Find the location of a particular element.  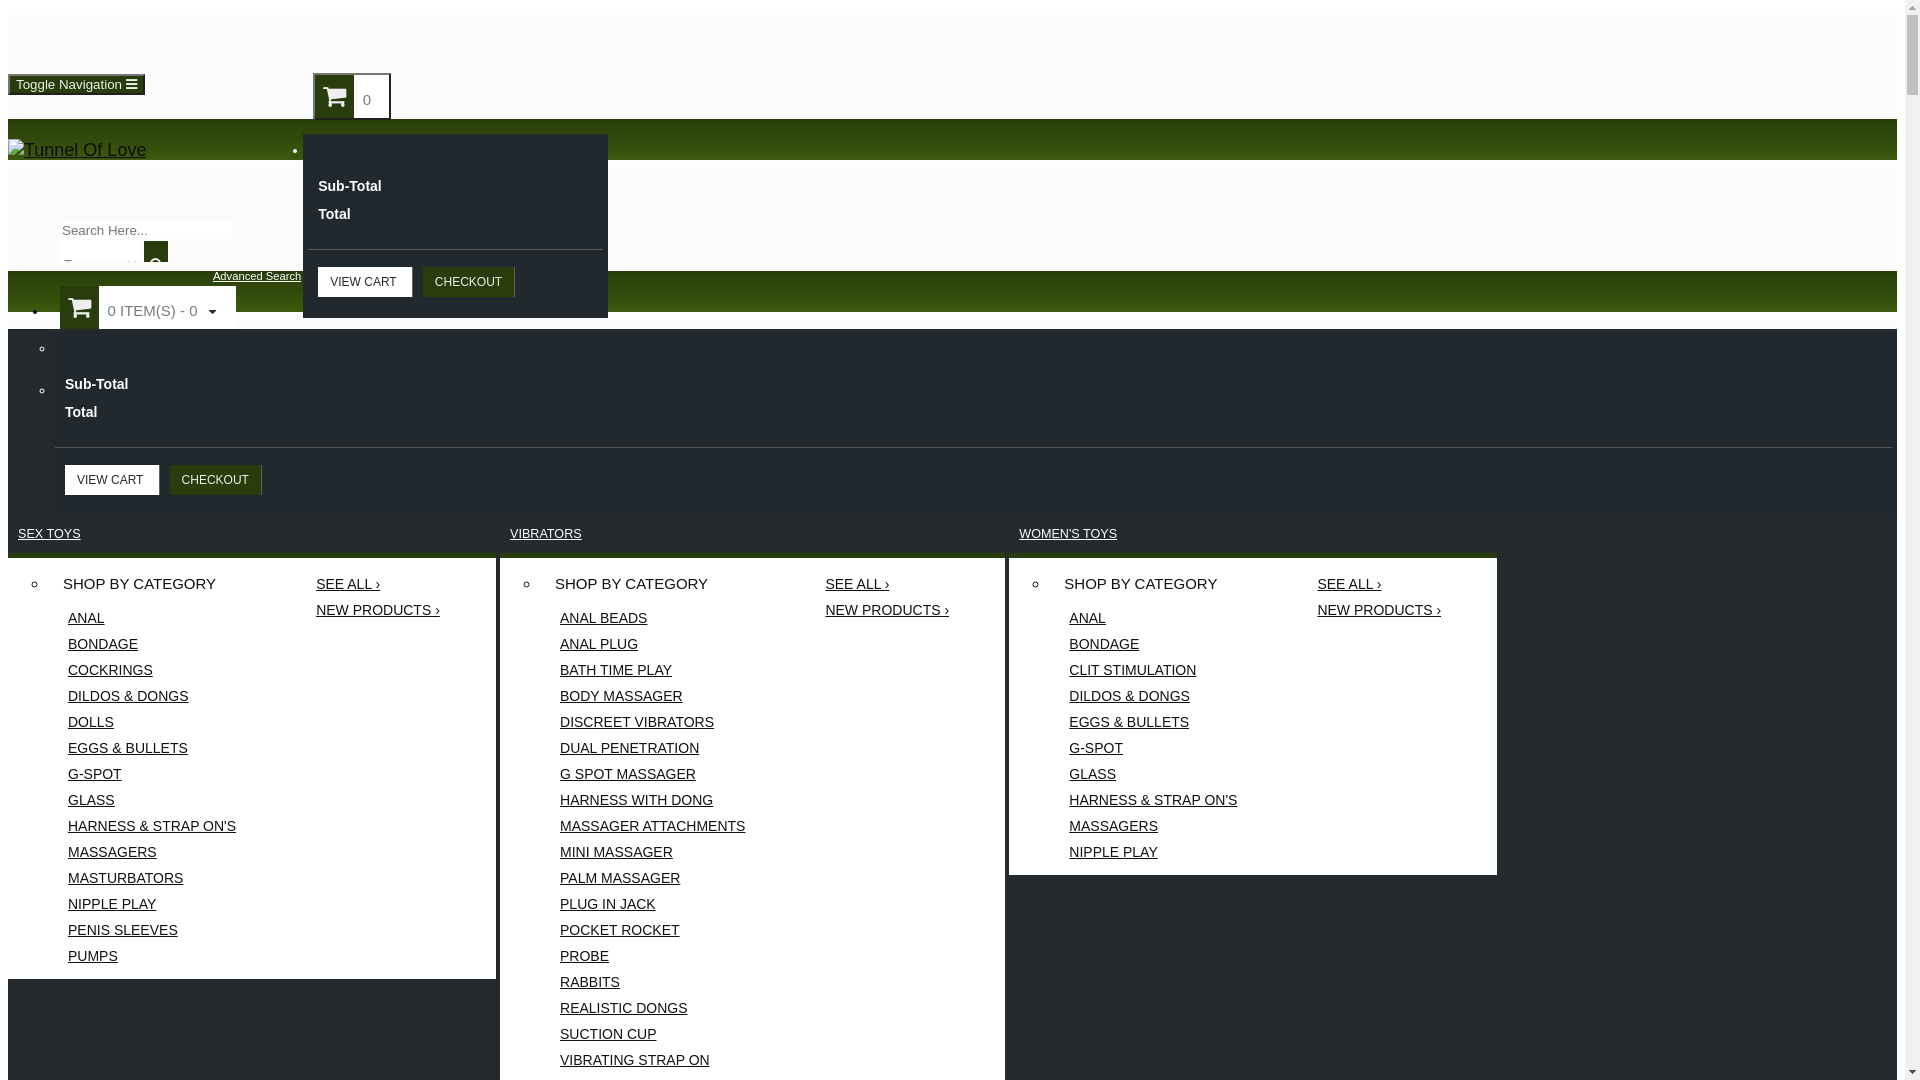

'ANAL BEADS' is located at coordinates (652, 616).